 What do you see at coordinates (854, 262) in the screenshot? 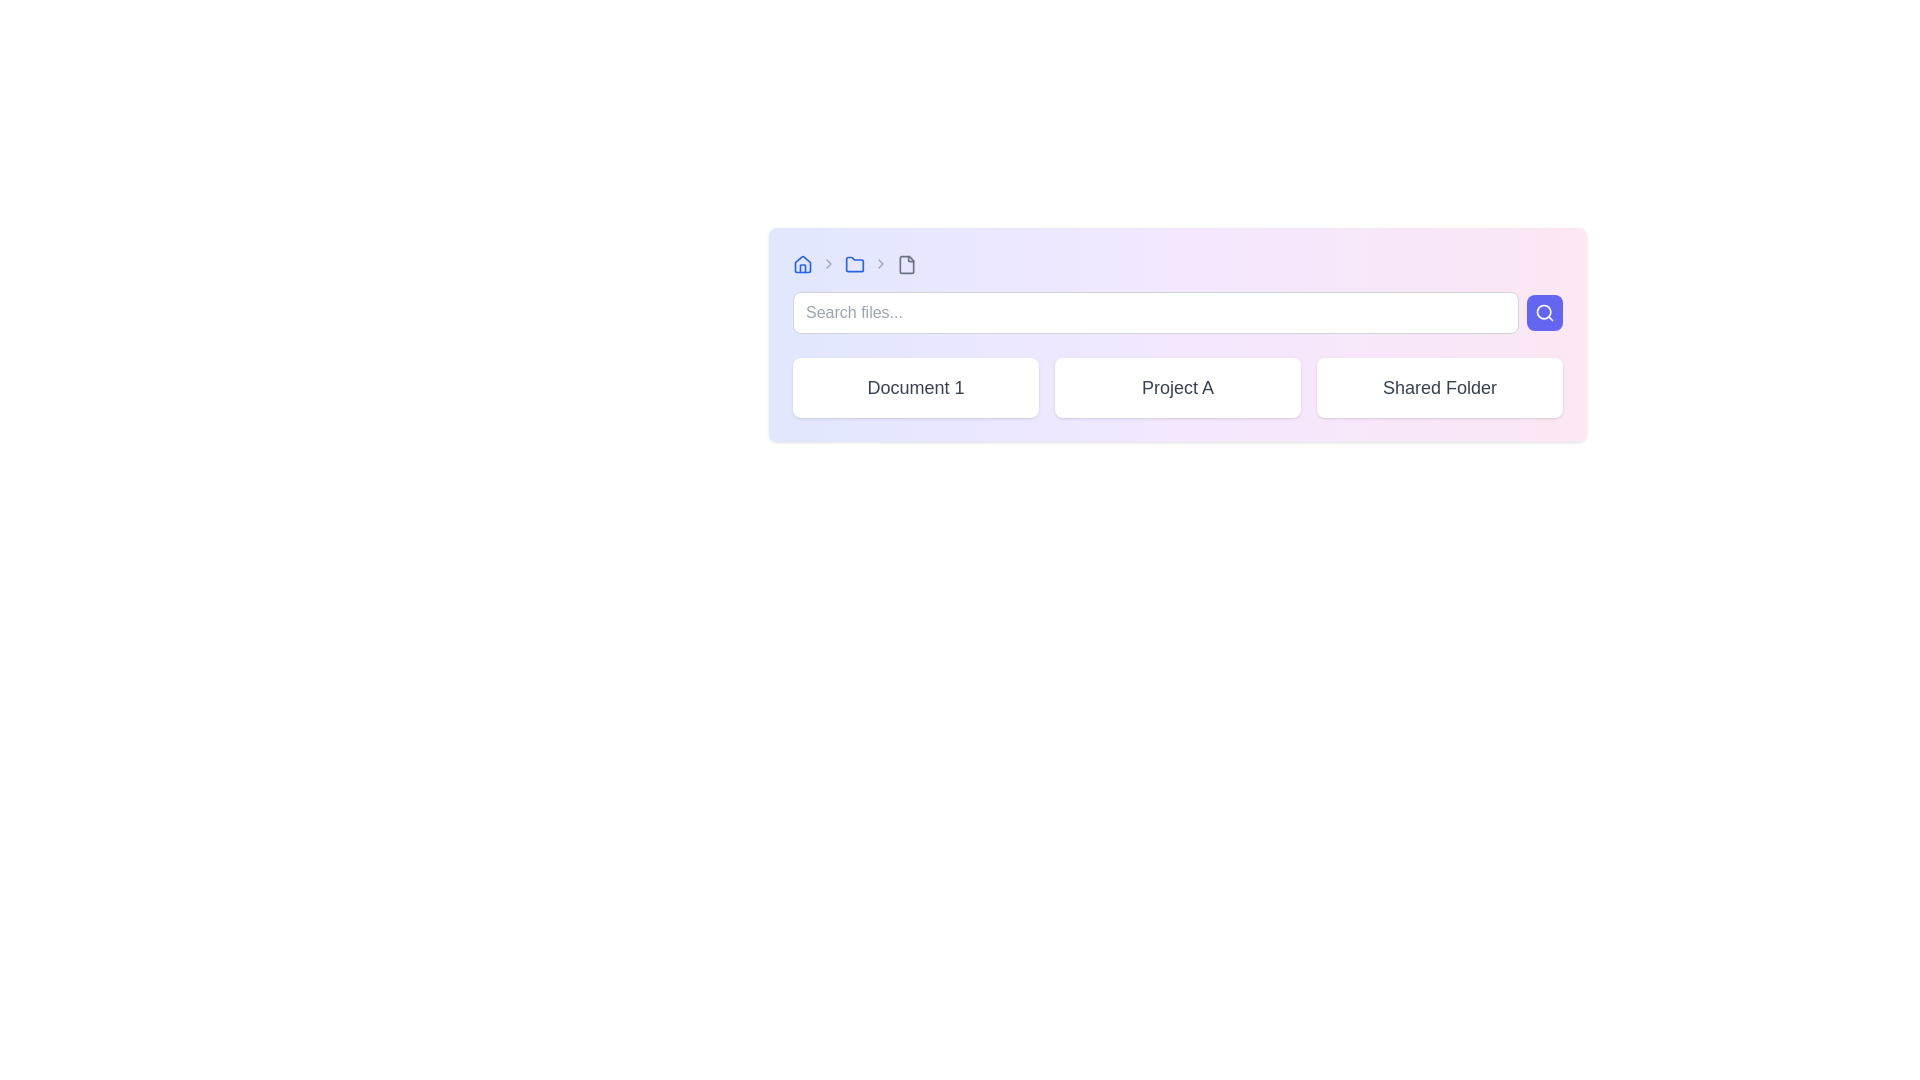
I see `the folder-shaped icon located in the top center of the interface beside other icons` at bounding box center [854, 262].